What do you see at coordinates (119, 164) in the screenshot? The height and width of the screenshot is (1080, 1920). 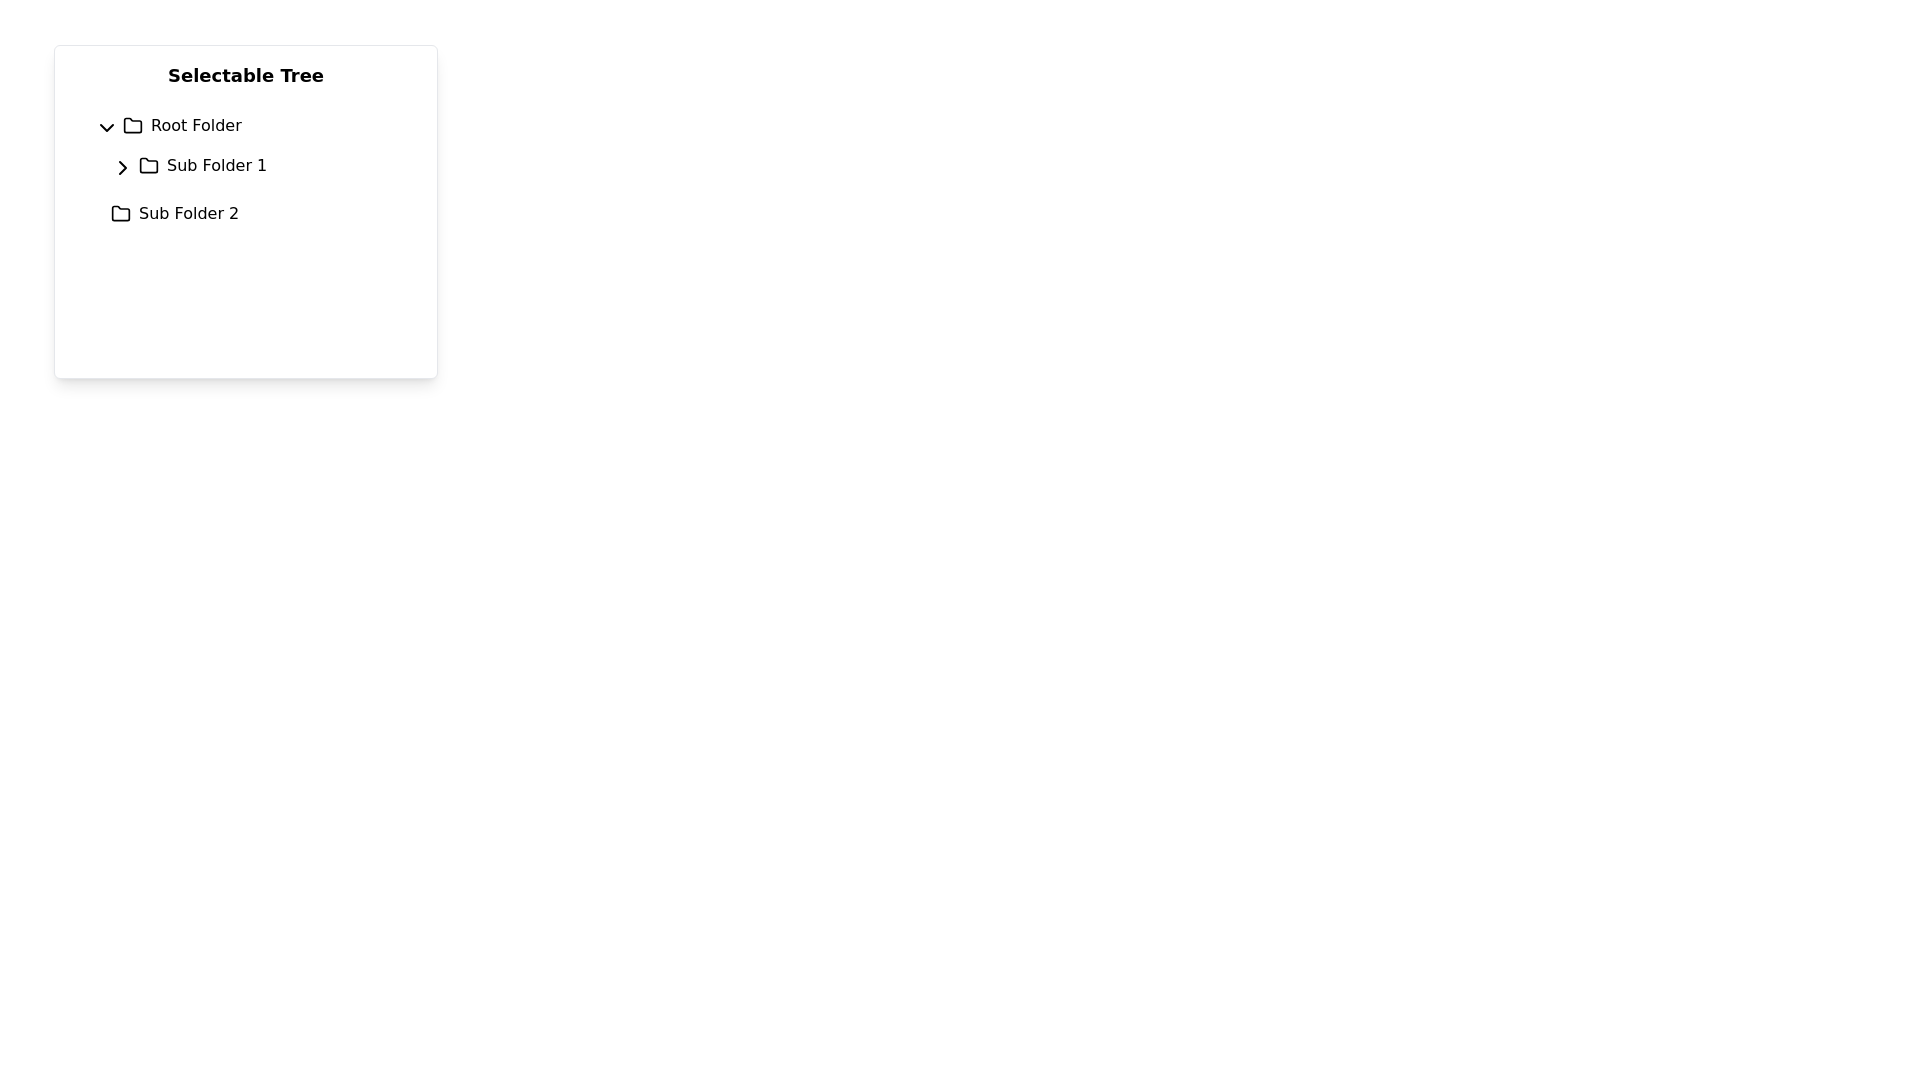 I see `the small right-facing chevron icon next to the text 'Sub Folder 1'` at bounding box center [119, 164].